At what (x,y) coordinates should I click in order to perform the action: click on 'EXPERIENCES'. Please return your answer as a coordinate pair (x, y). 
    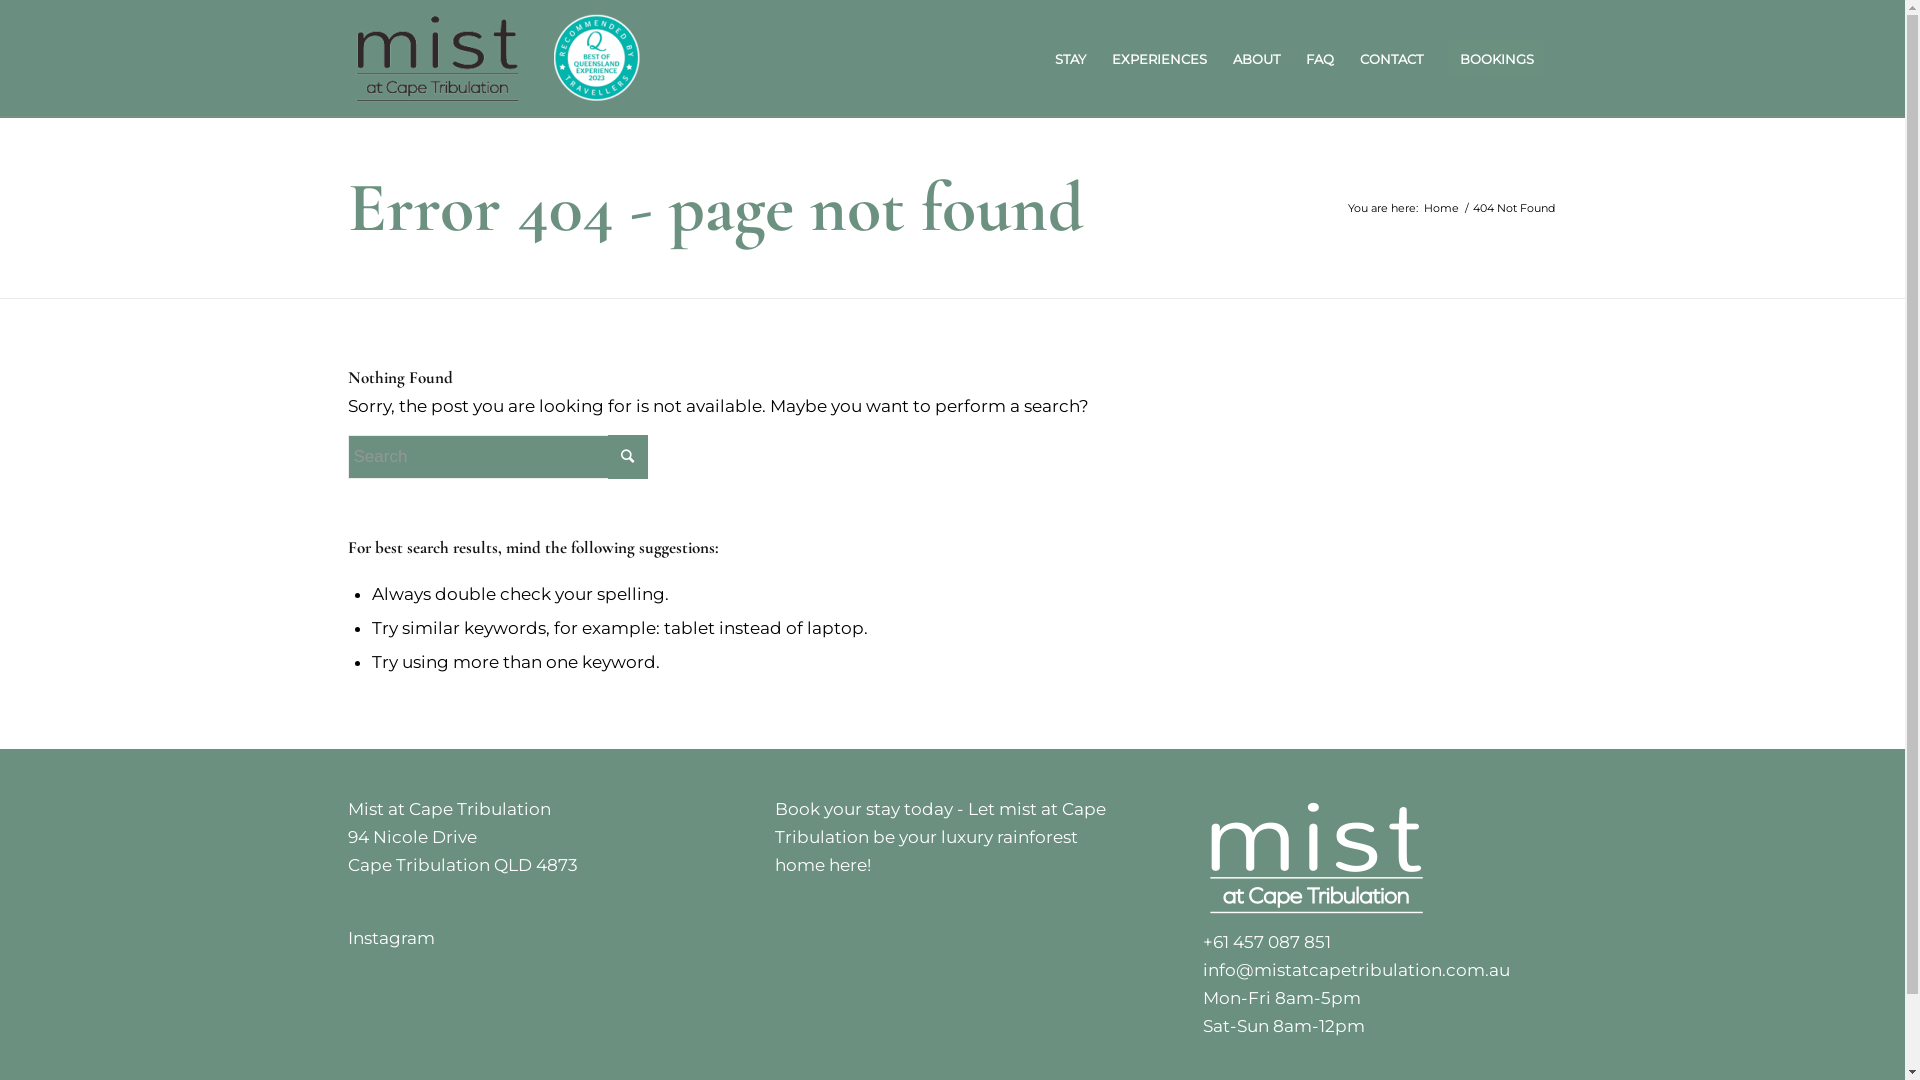
    Looking at the image, I should click on (1158, 57).